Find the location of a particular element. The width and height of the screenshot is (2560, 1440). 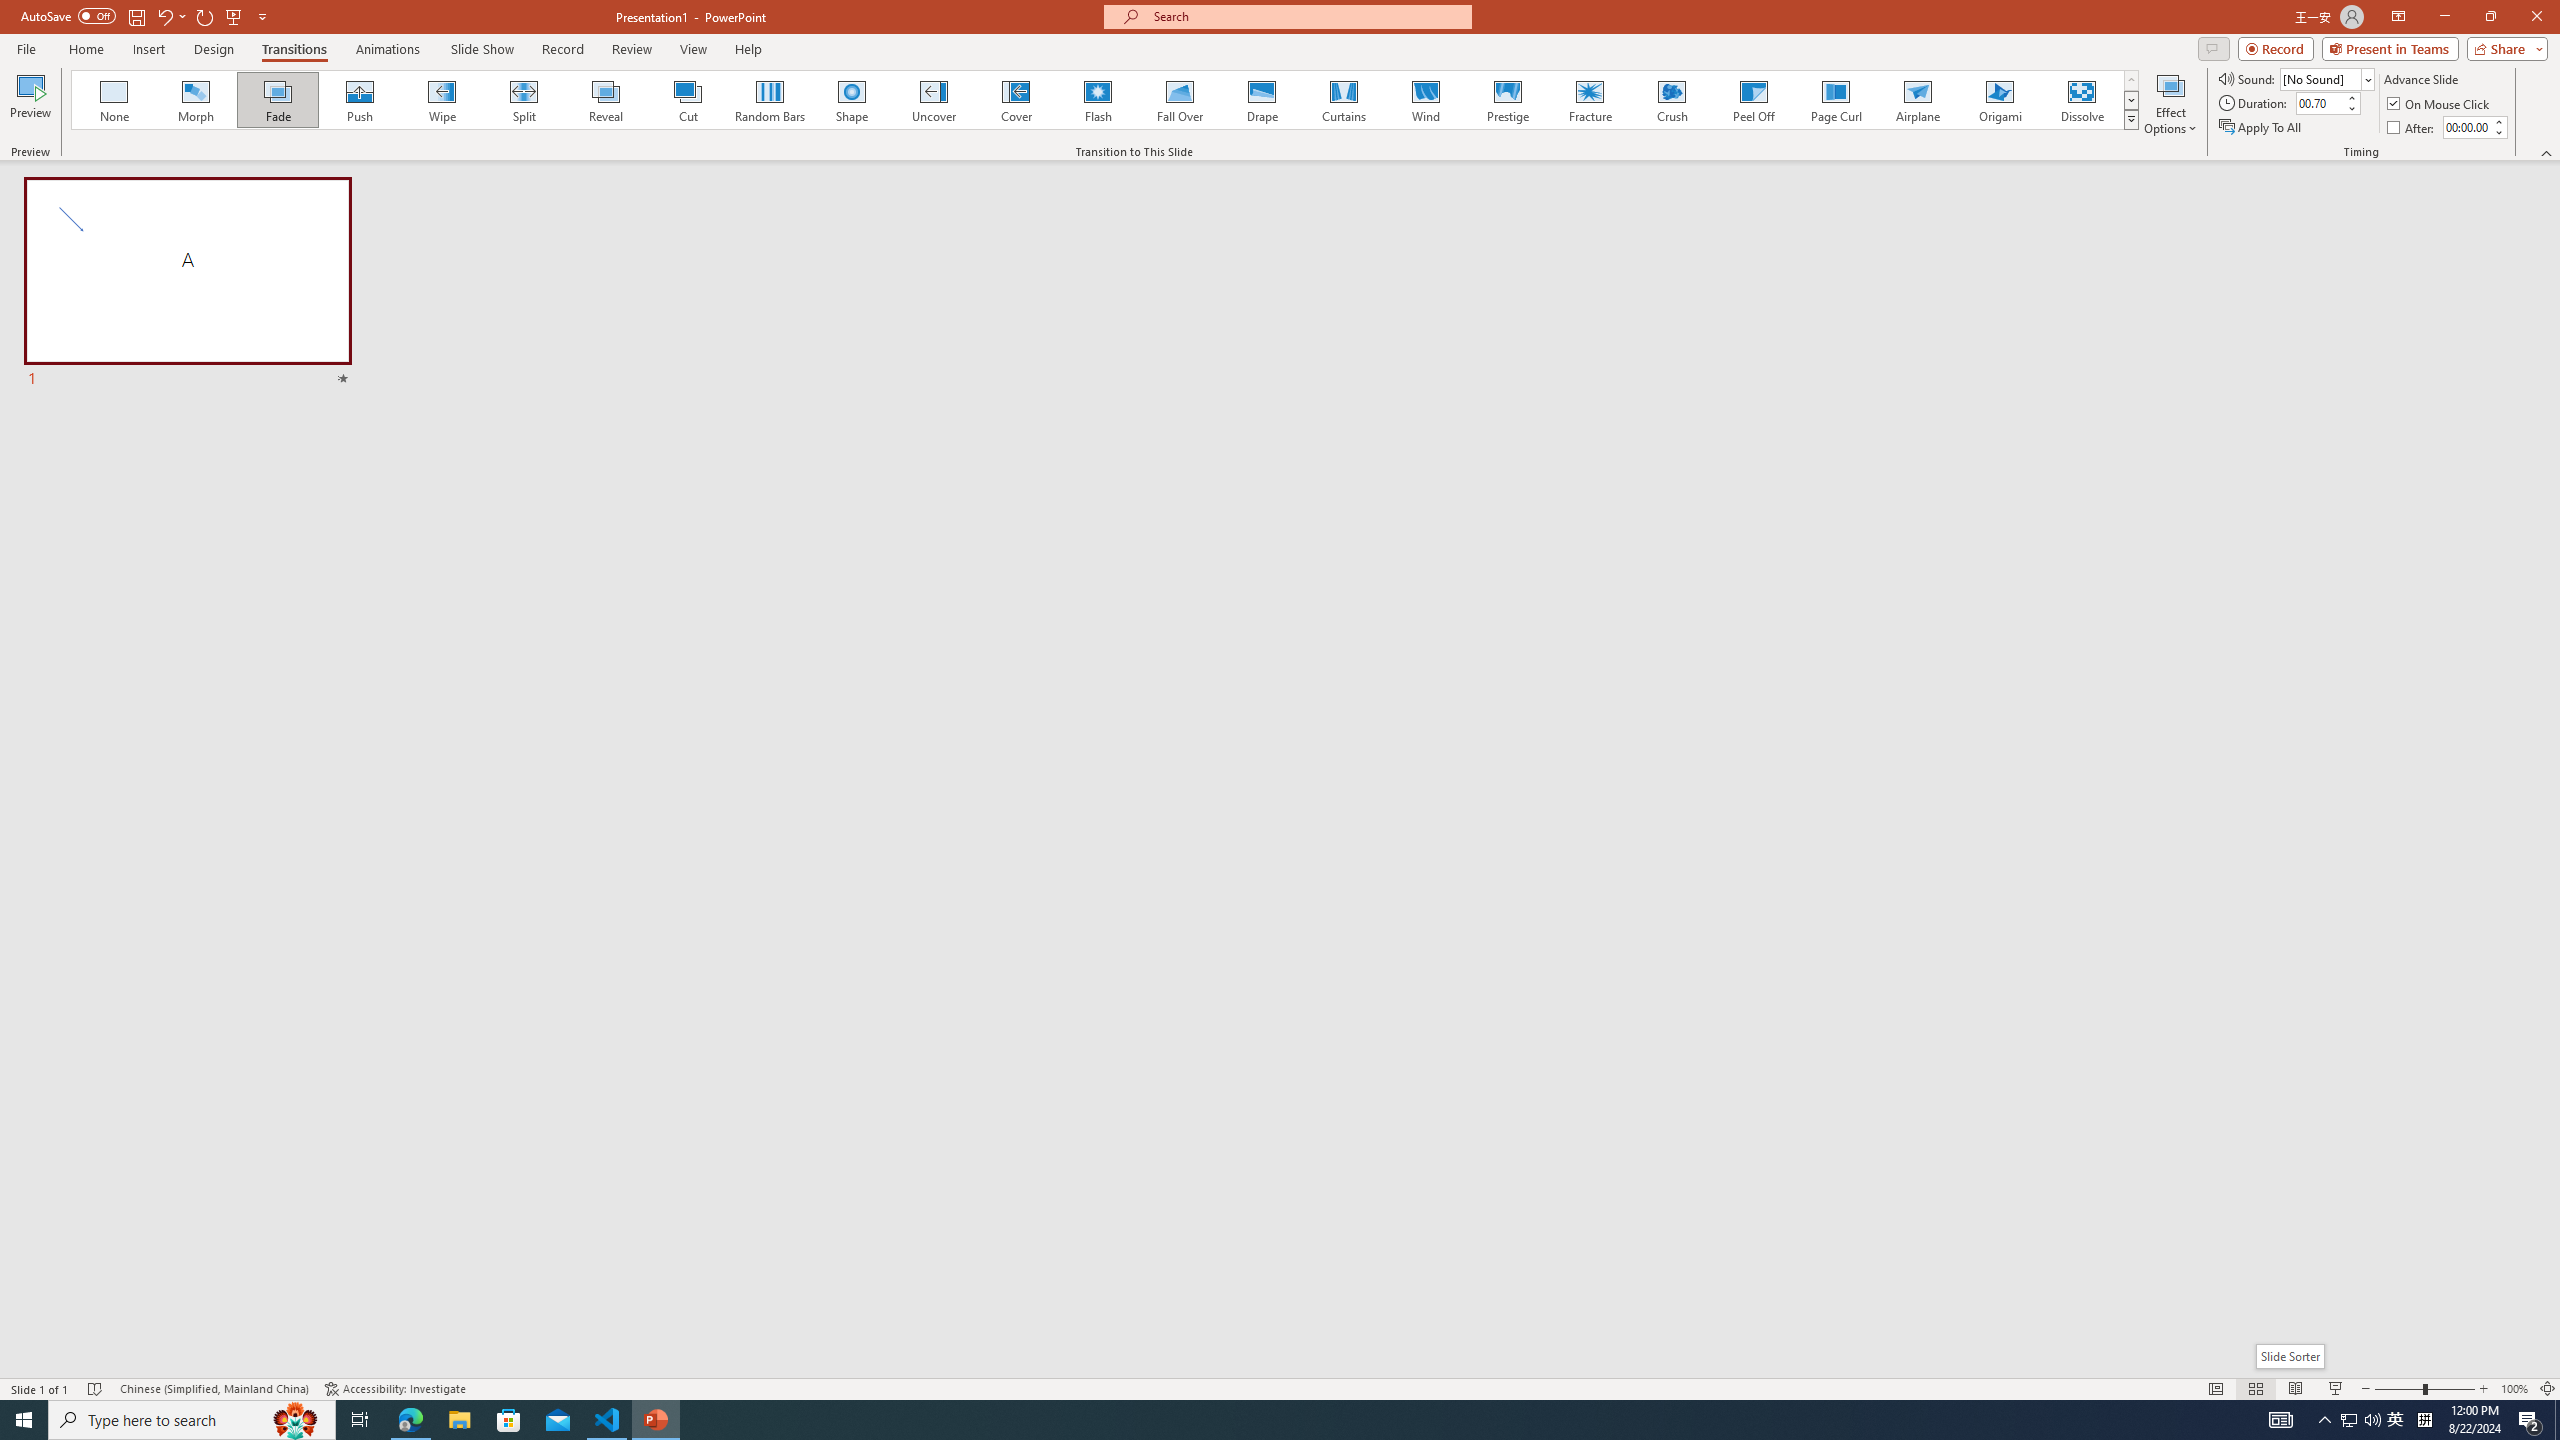

'Duration' is located at coordinates (2319, 102).